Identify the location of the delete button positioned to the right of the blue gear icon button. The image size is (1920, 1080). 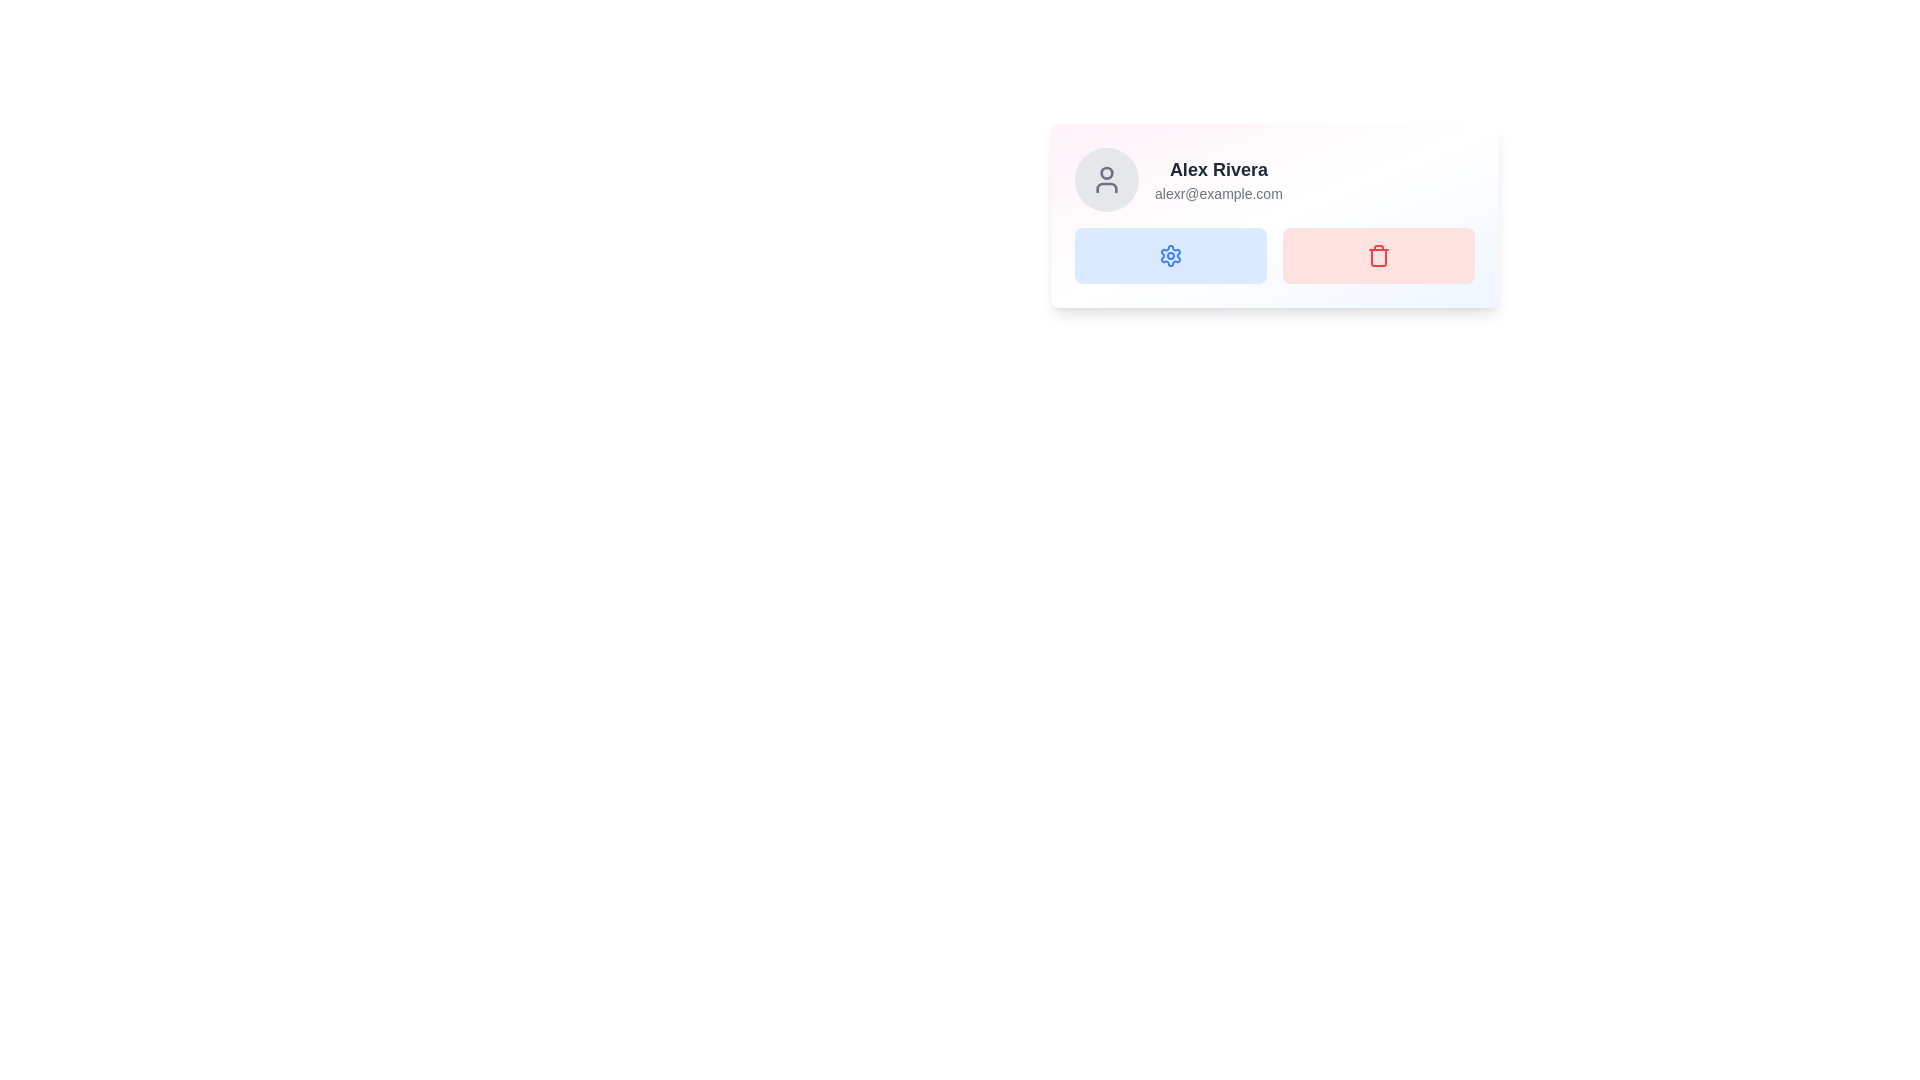
(1377, 254).